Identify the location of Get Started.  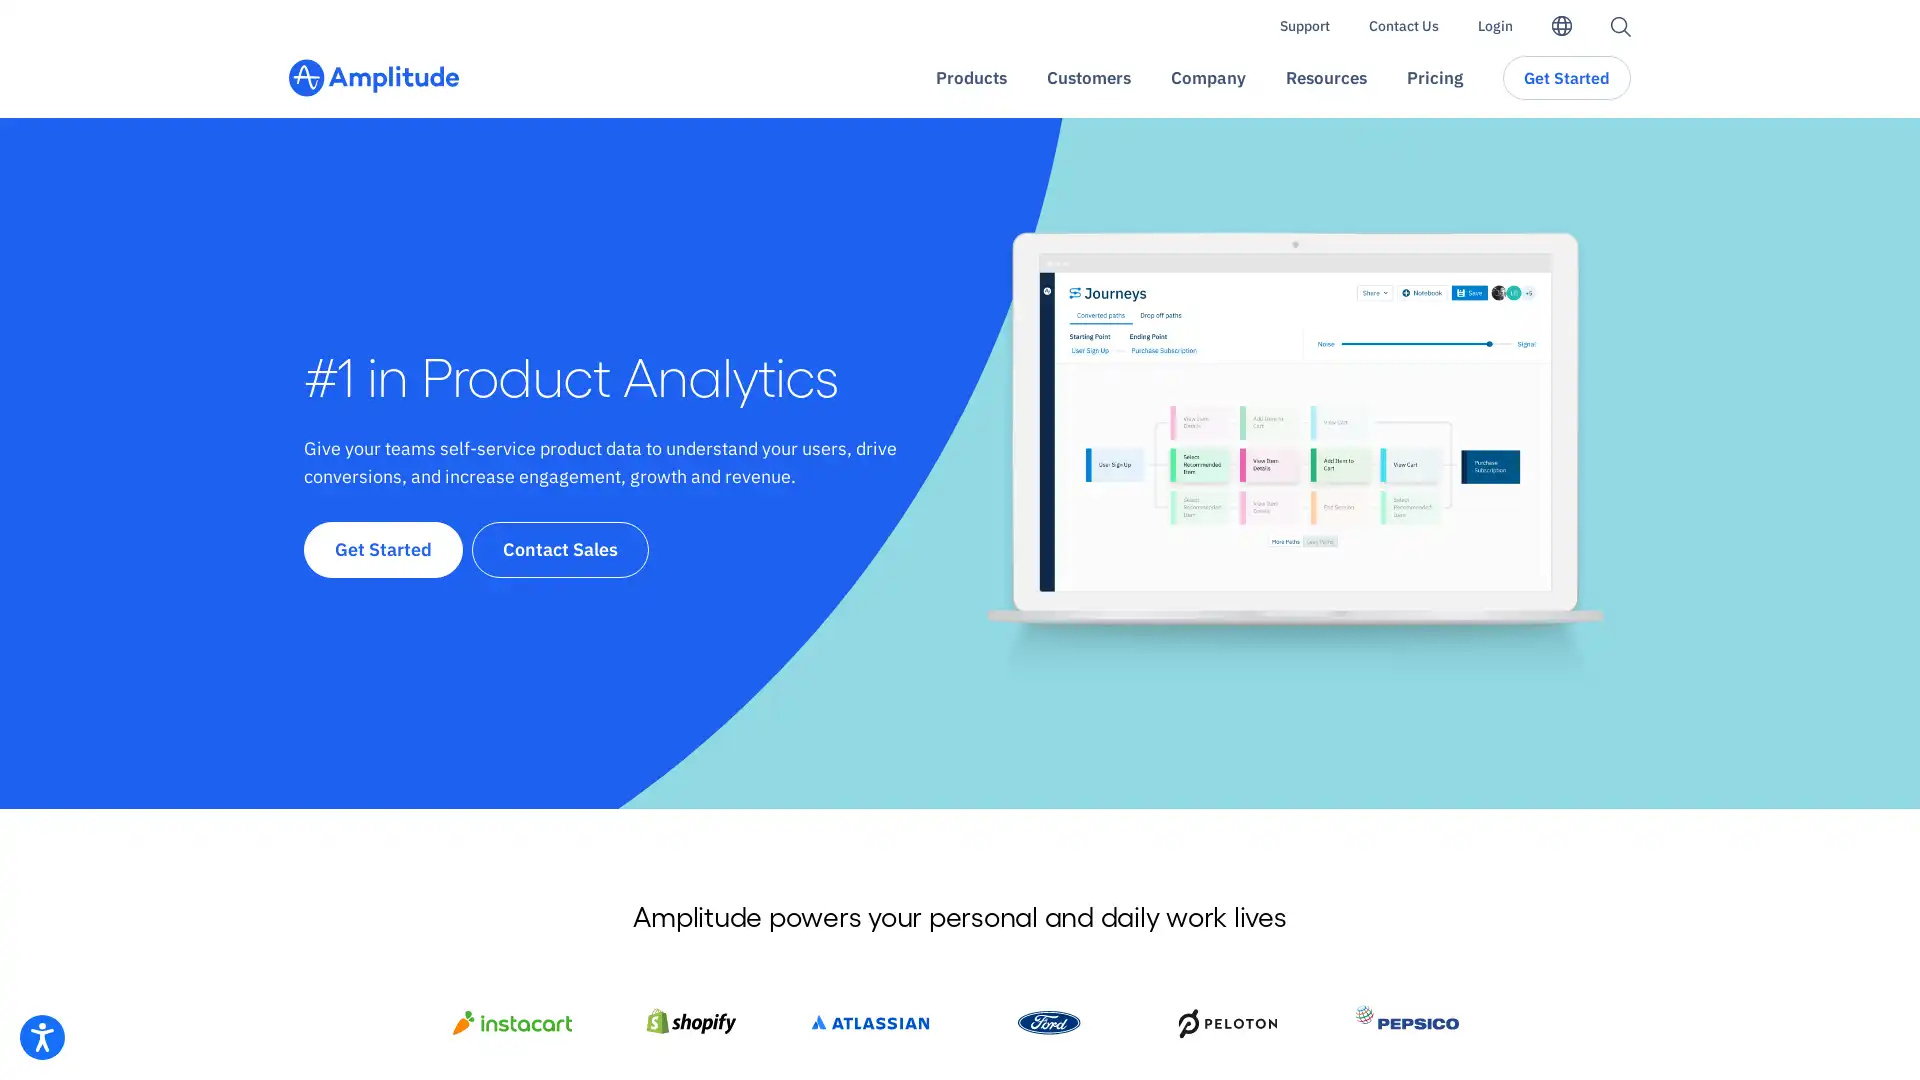
(383, 548).